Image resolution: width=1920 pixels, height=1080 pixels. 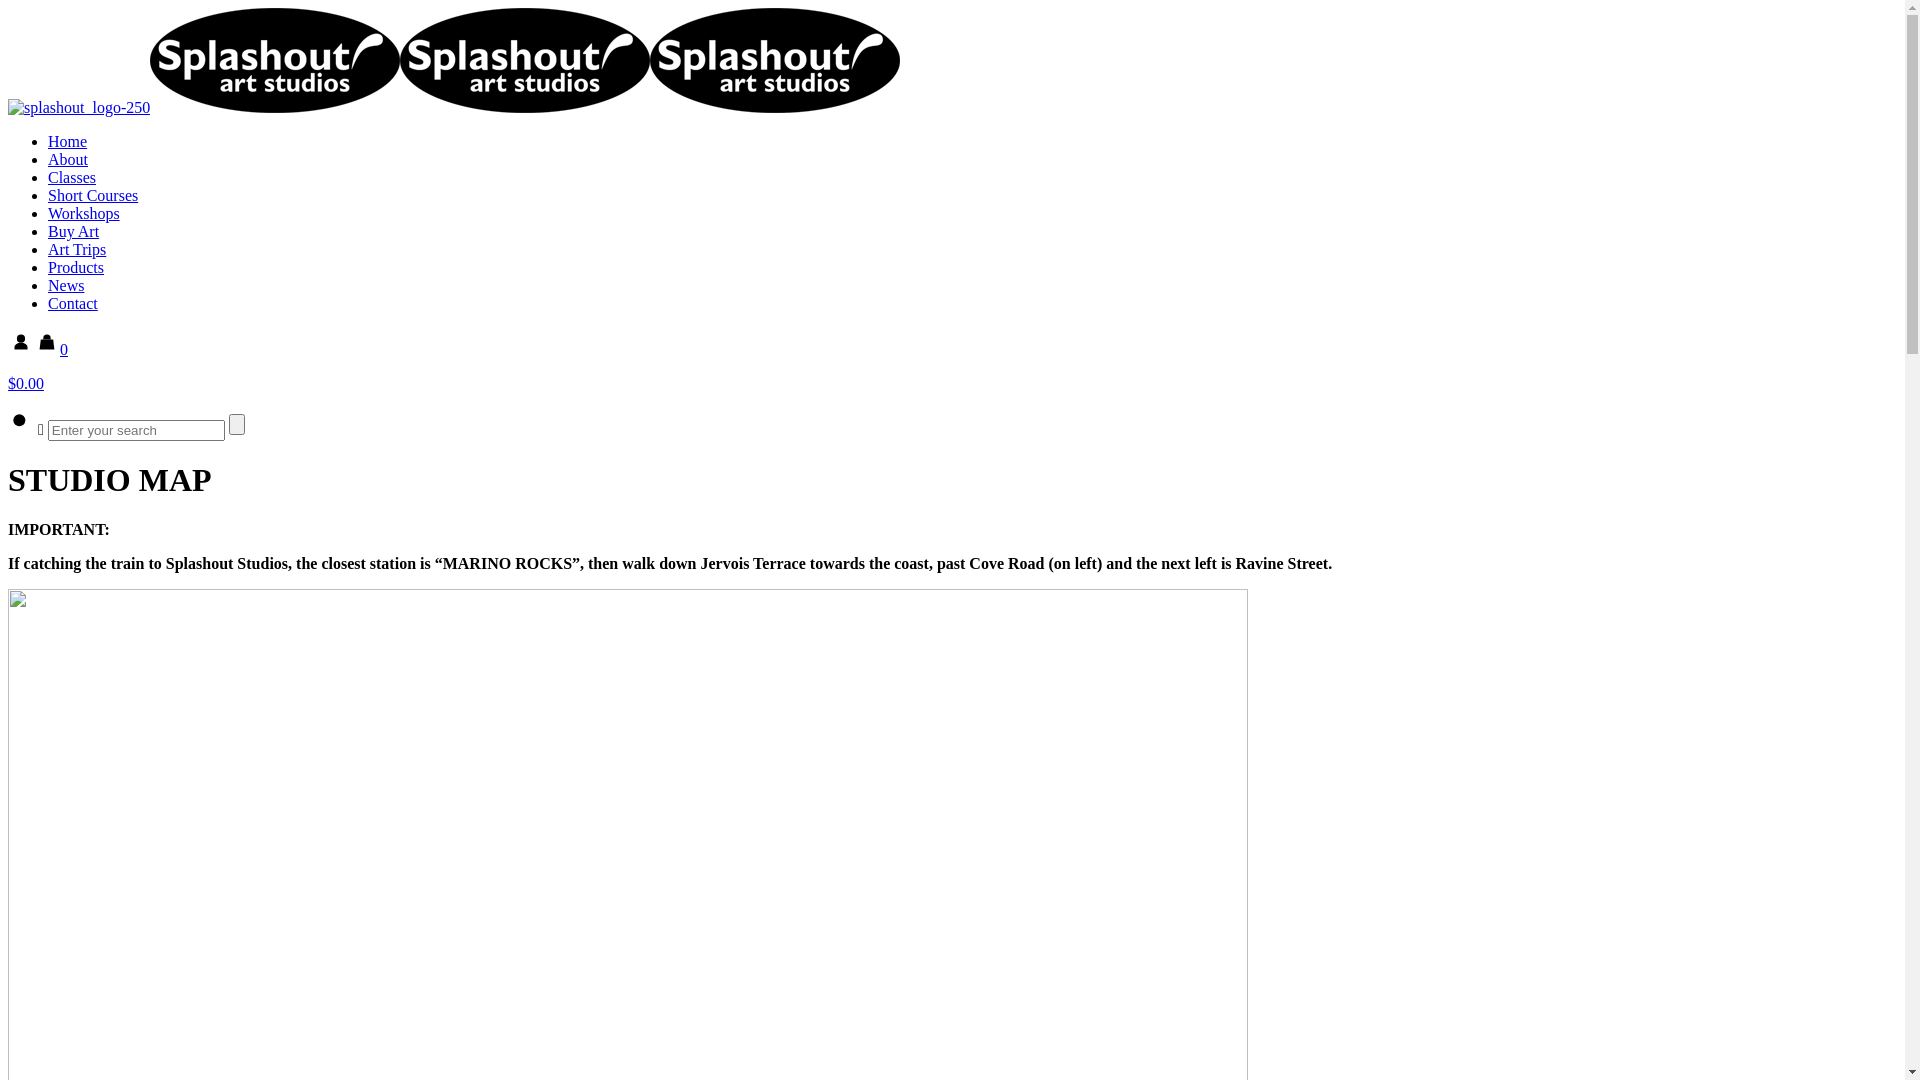 What do you see at coordinates (48, 158) in the screenshot?
I see `'About'` at bounding box center [48, 158].